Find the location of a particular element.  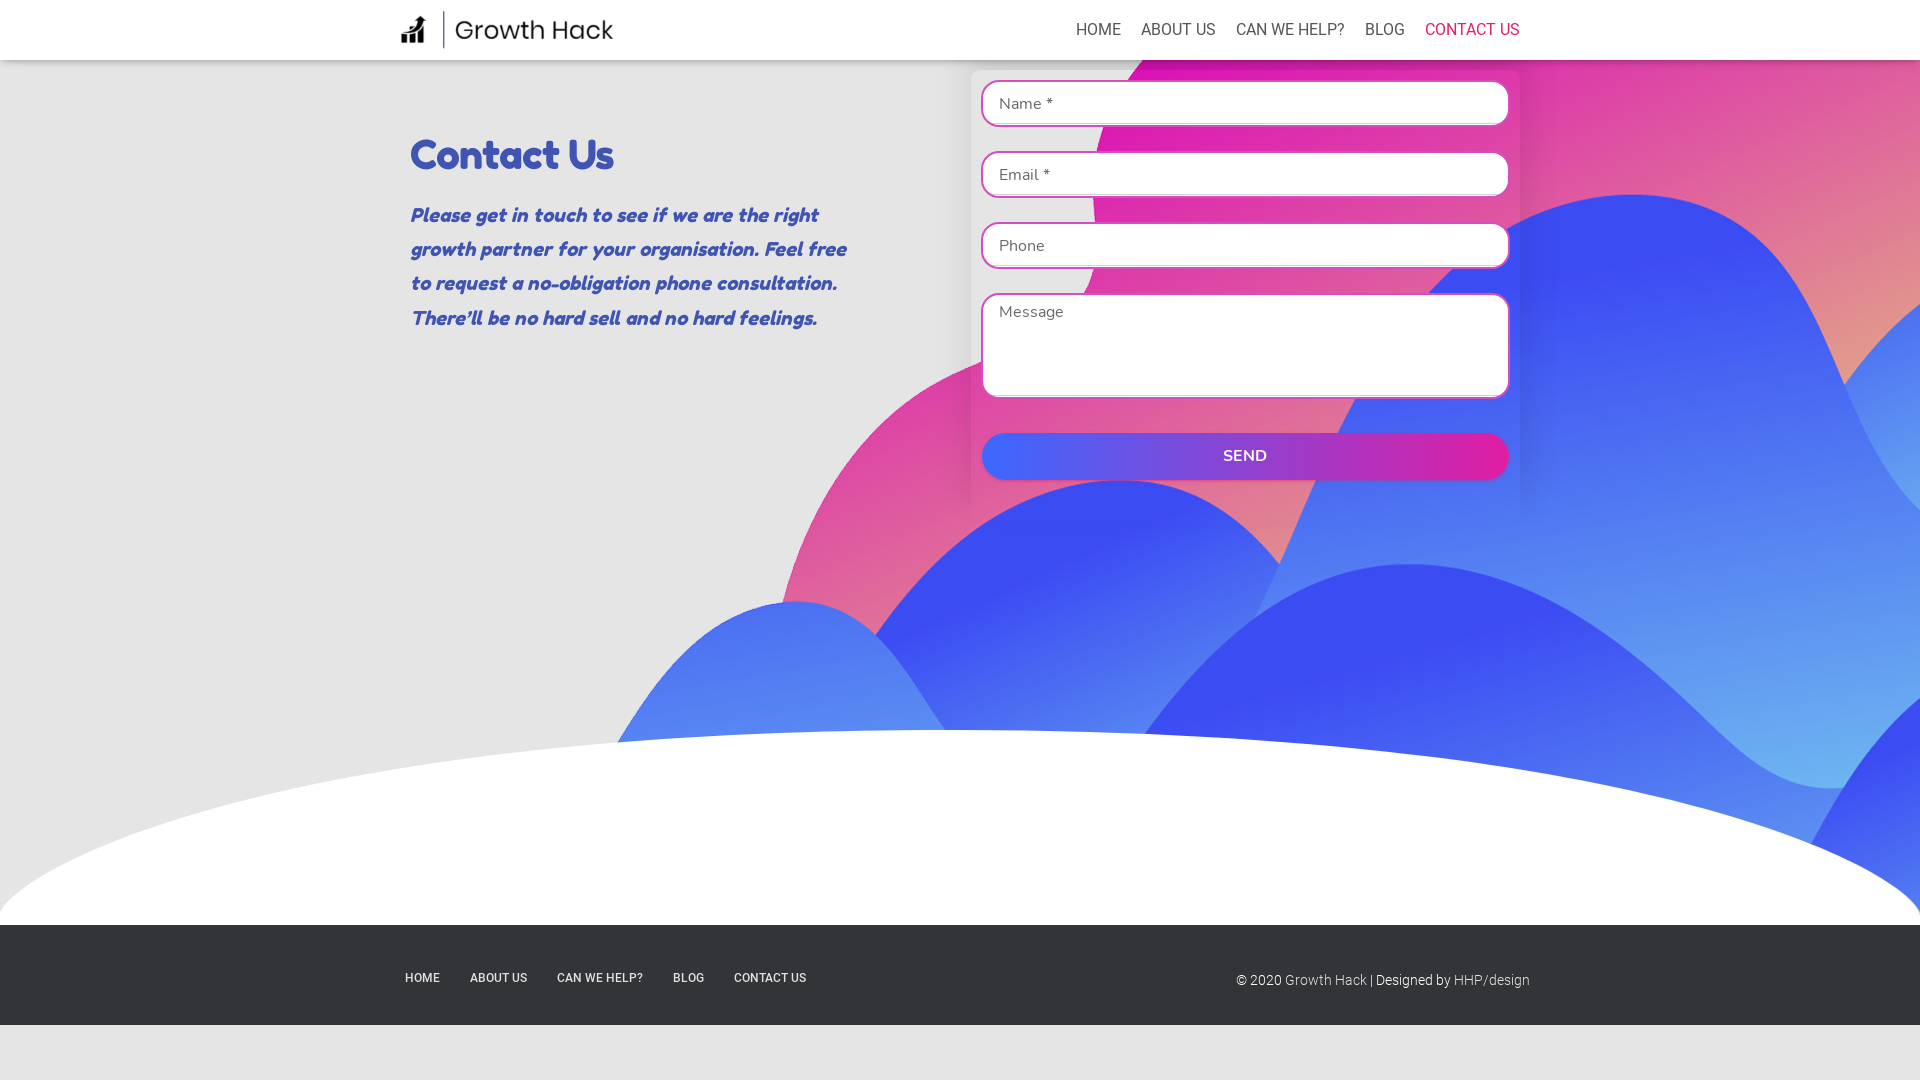

'BLOG' is located at coordinates (1384, 30).